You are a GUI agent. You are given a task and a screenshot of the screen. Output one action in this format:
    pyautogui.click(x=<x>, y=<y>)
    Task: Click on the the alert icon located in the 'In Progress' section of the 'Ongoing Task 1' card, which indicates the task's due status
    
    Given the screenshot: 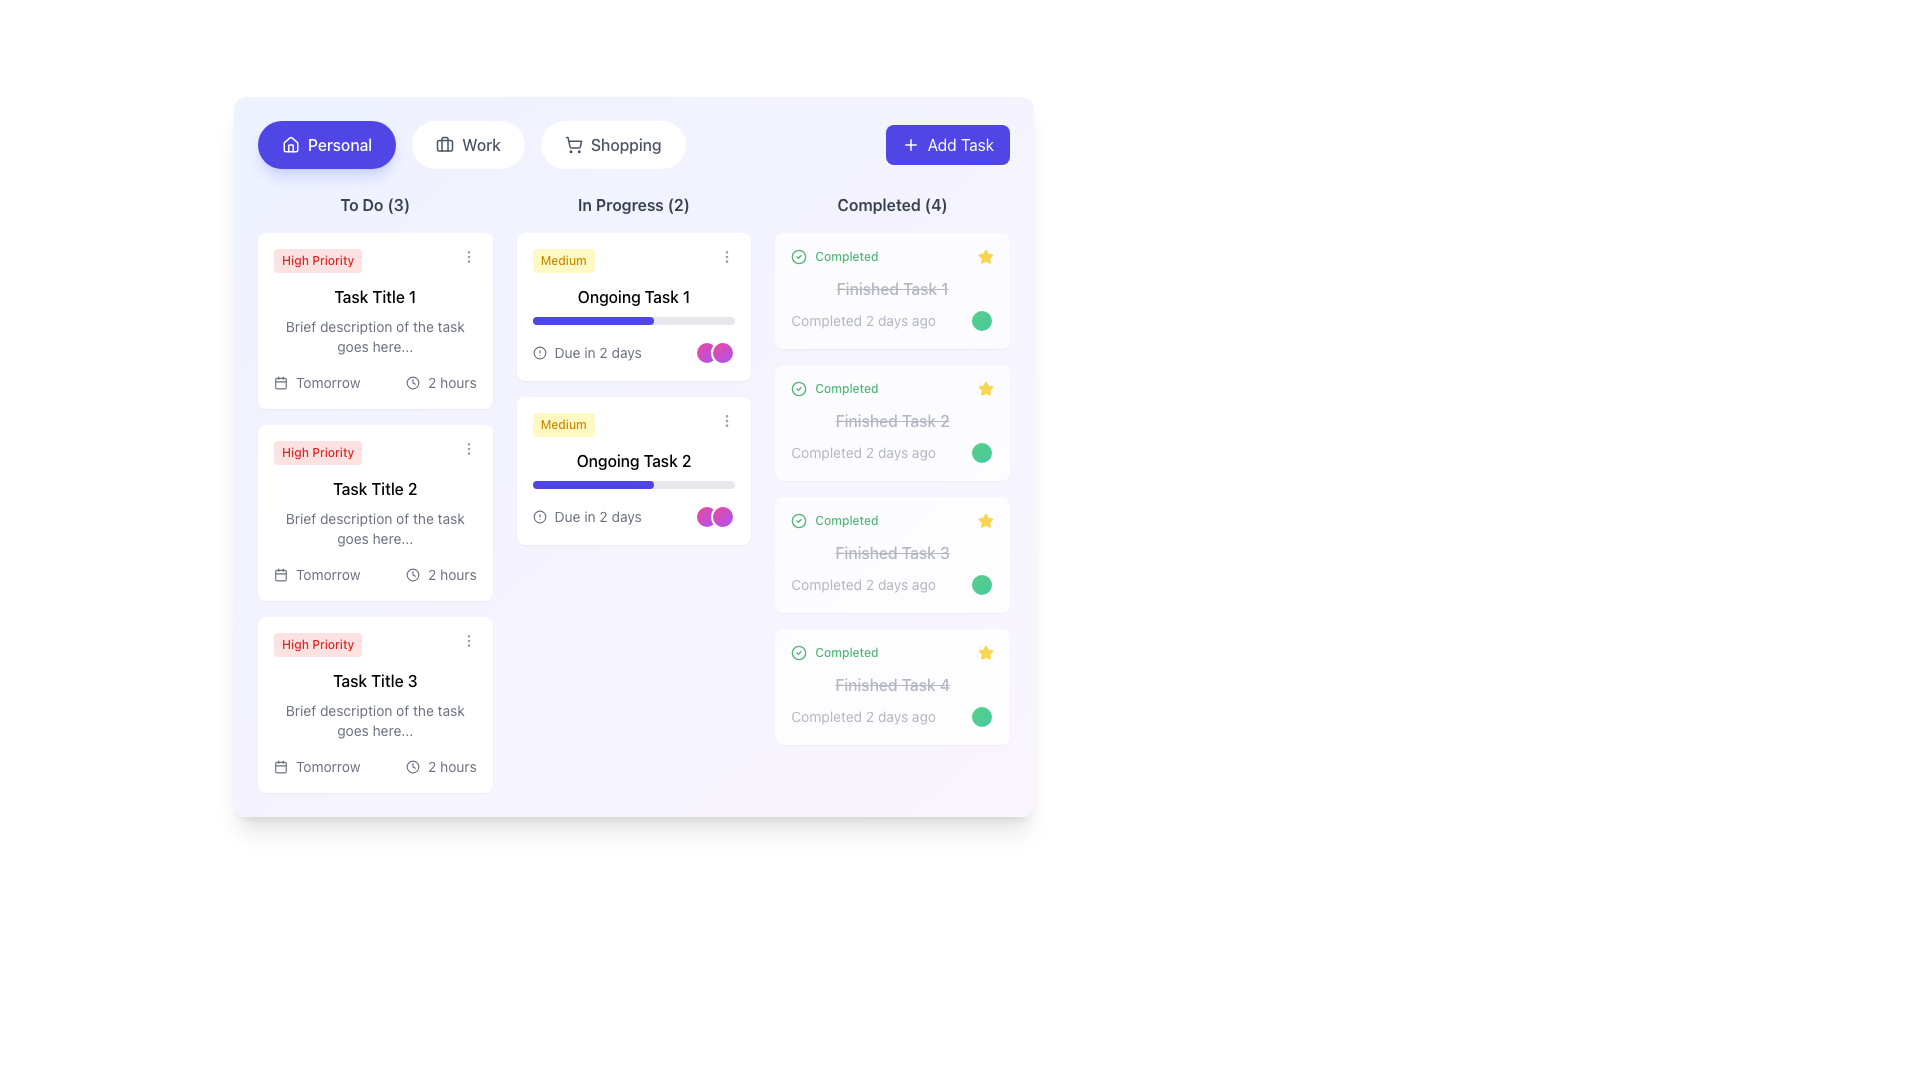 What is the action you would take?
    pyautogui.click(x=539, y=352)
    